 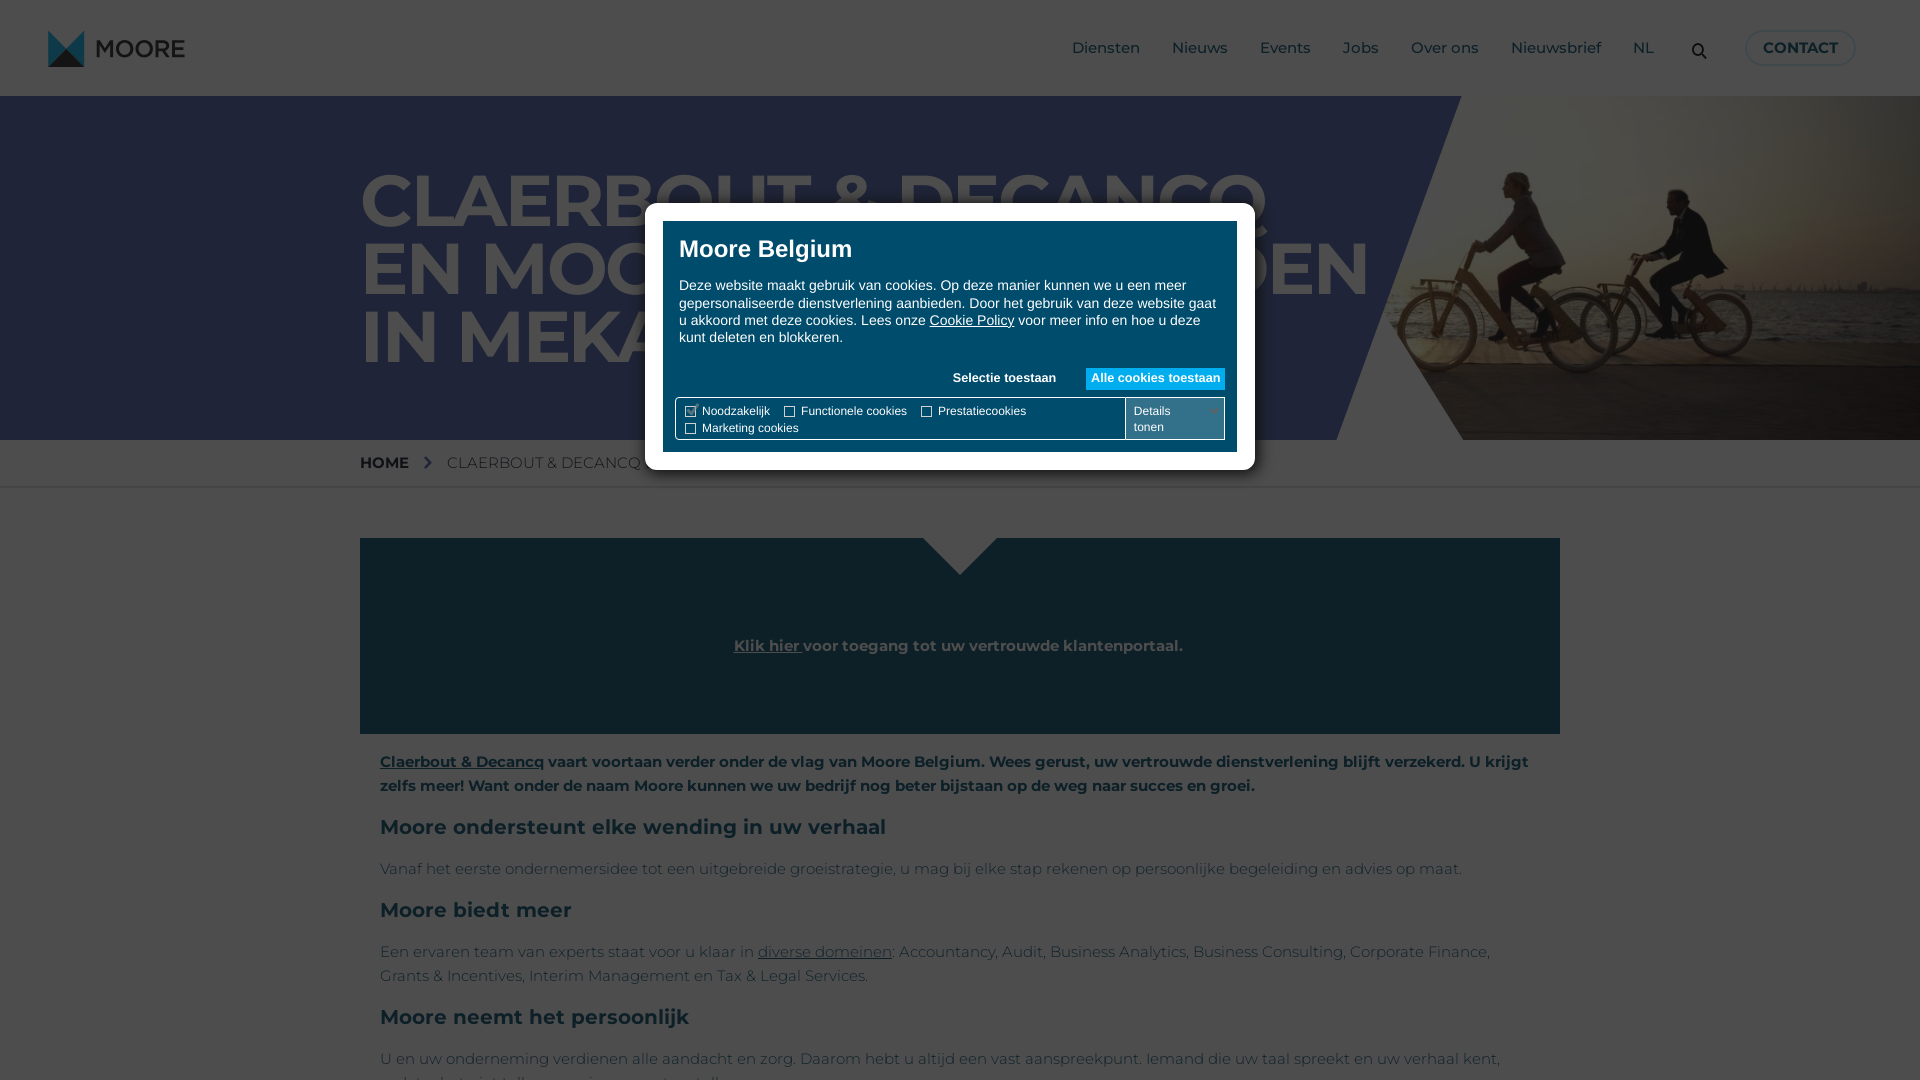 What do you see at coordinates (1171, 46) in the screenshot?
I see `'Nieuws'` at bounding box center [1171, 46].